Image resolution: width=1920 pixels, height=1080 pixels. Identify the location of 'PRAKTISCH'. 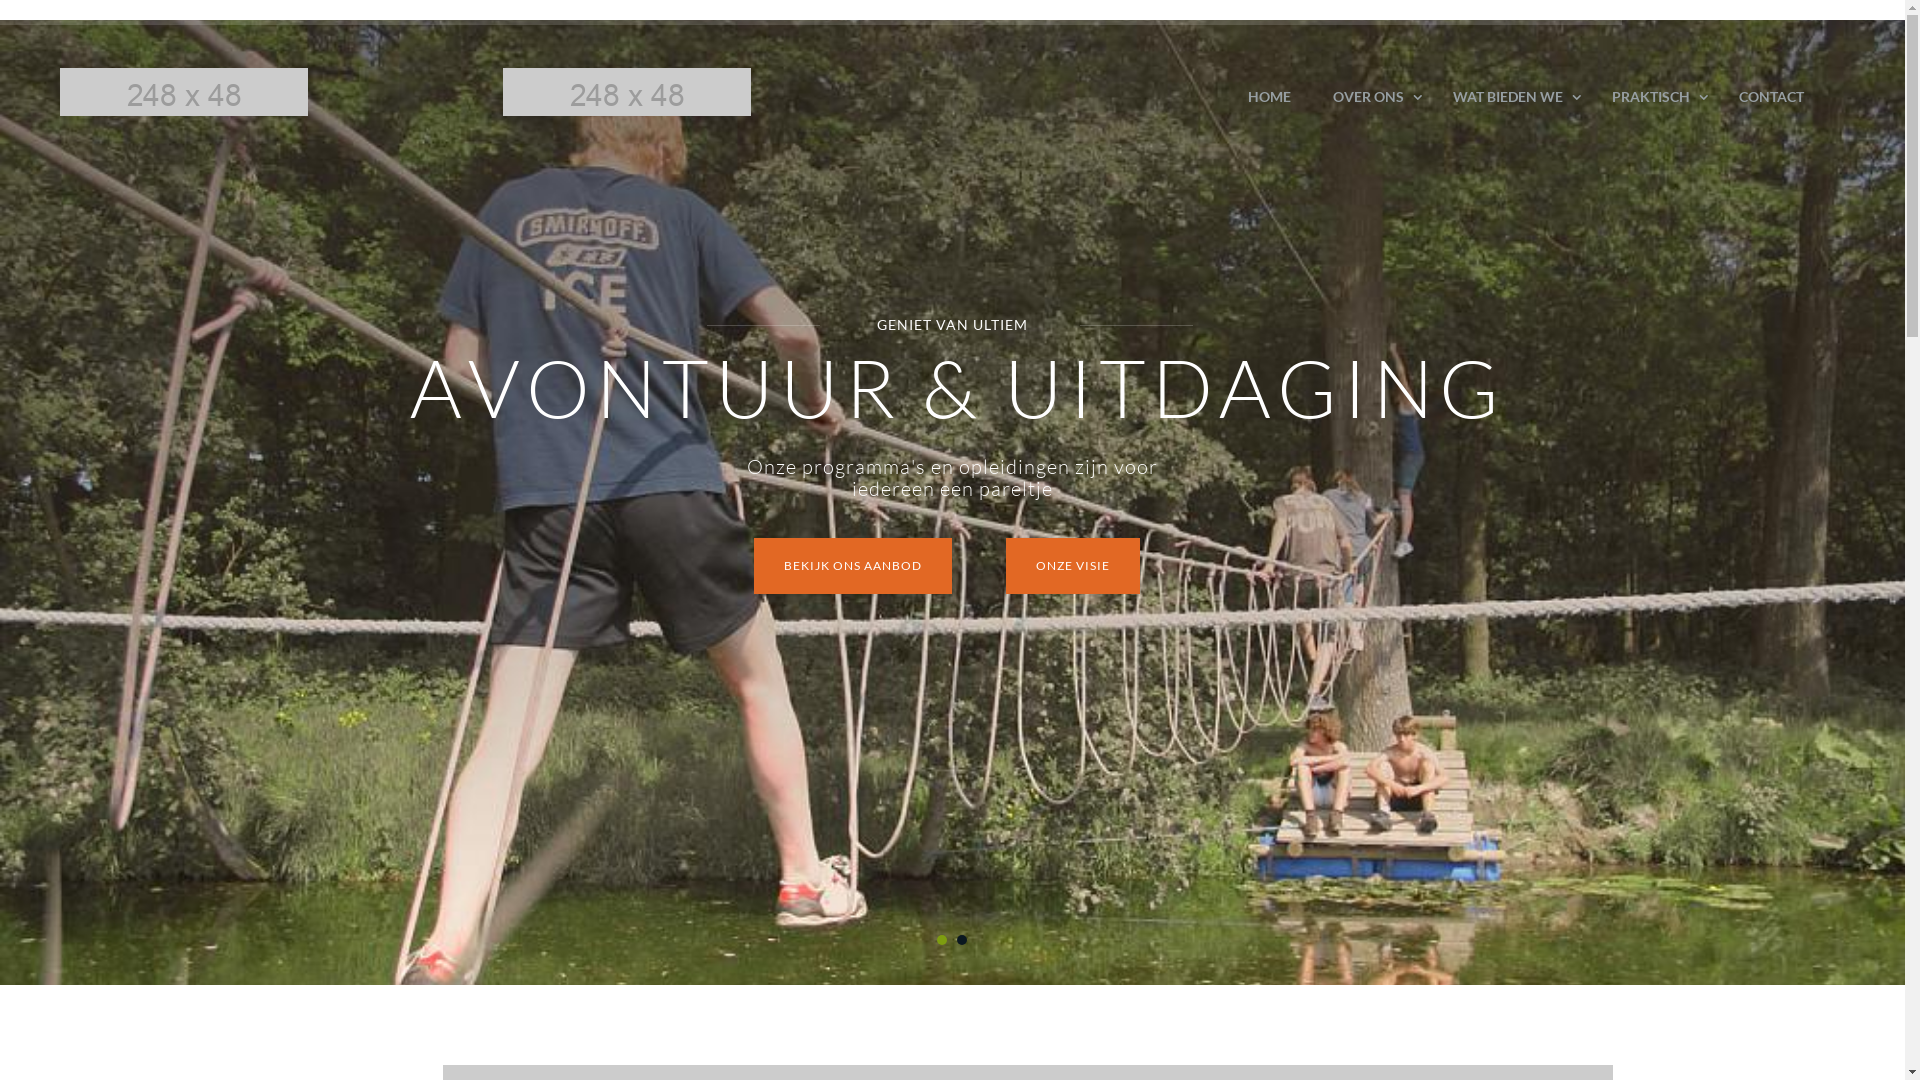
(1589, 96).